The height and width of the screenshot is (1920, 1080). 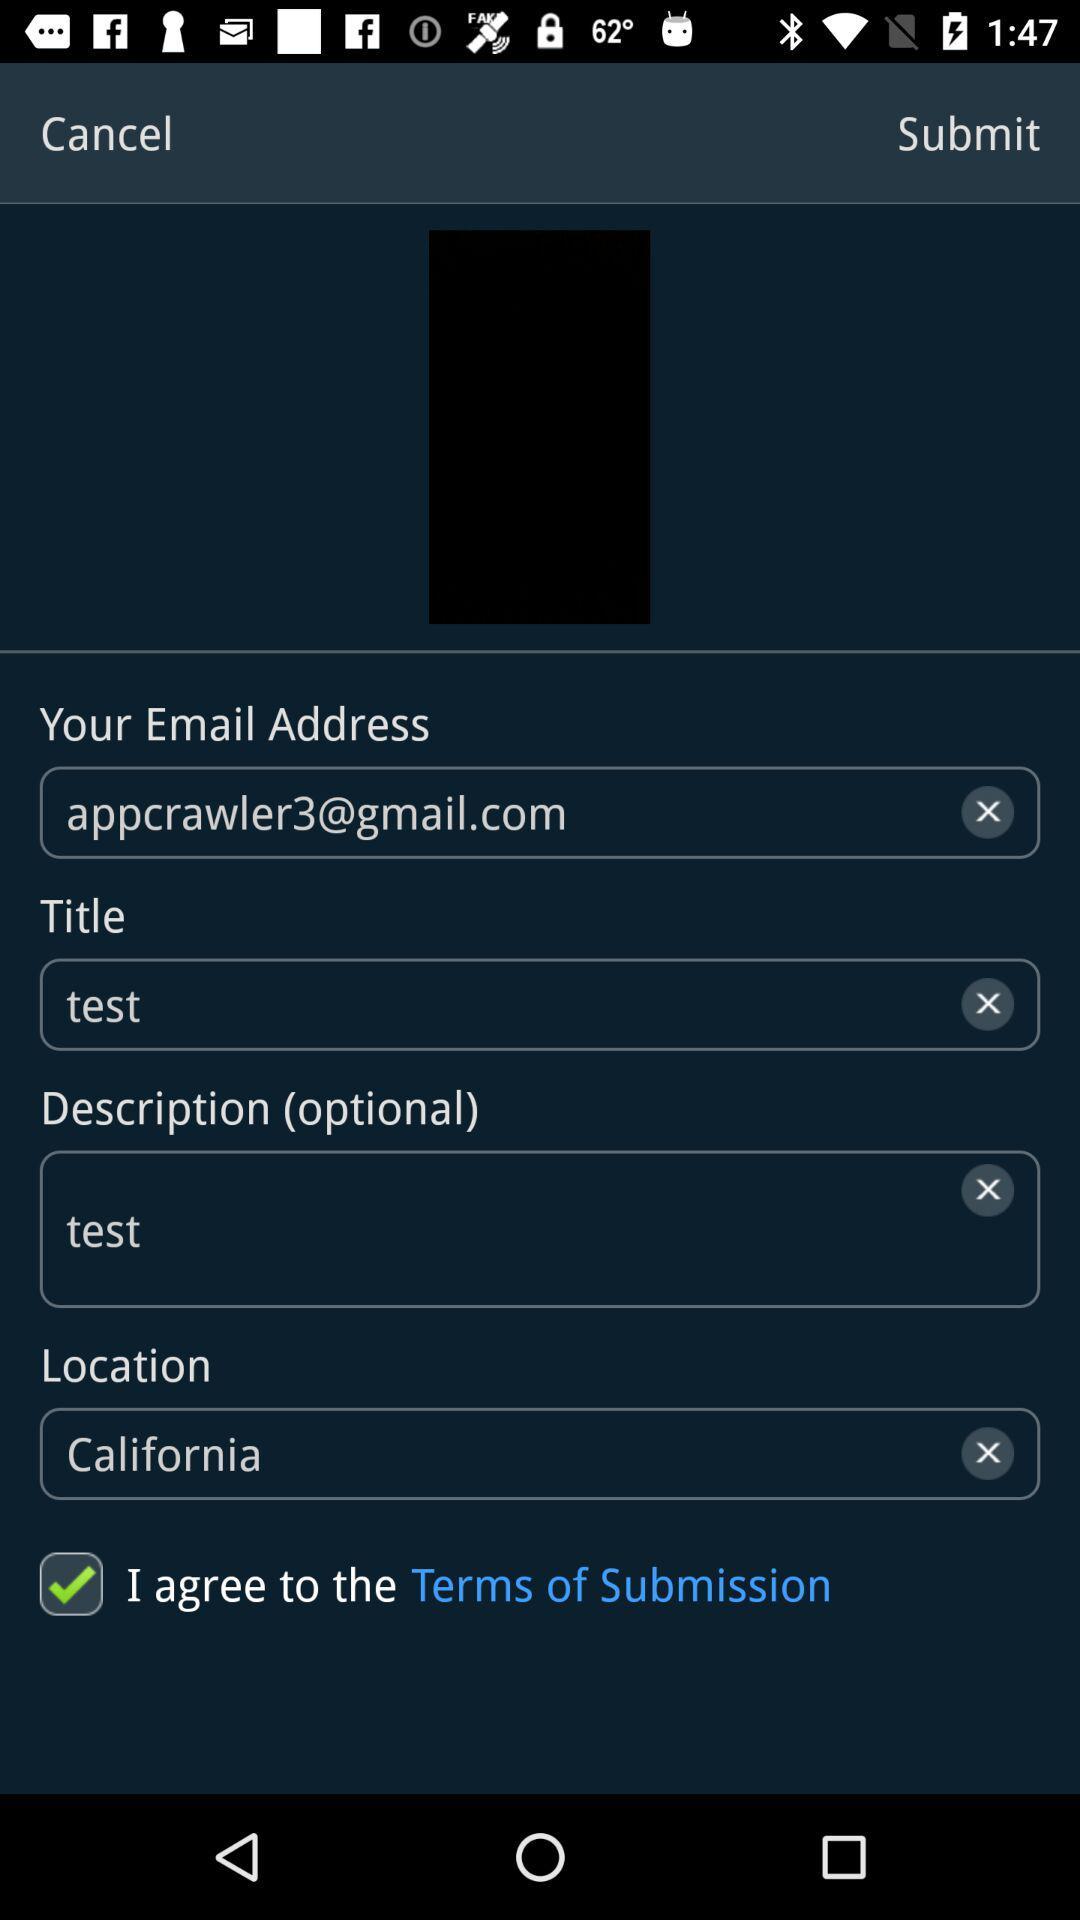 What do you see at coordinates (986, 1453) in the screenshot?
I see `the close icon` at bounding box center [986, 1453].